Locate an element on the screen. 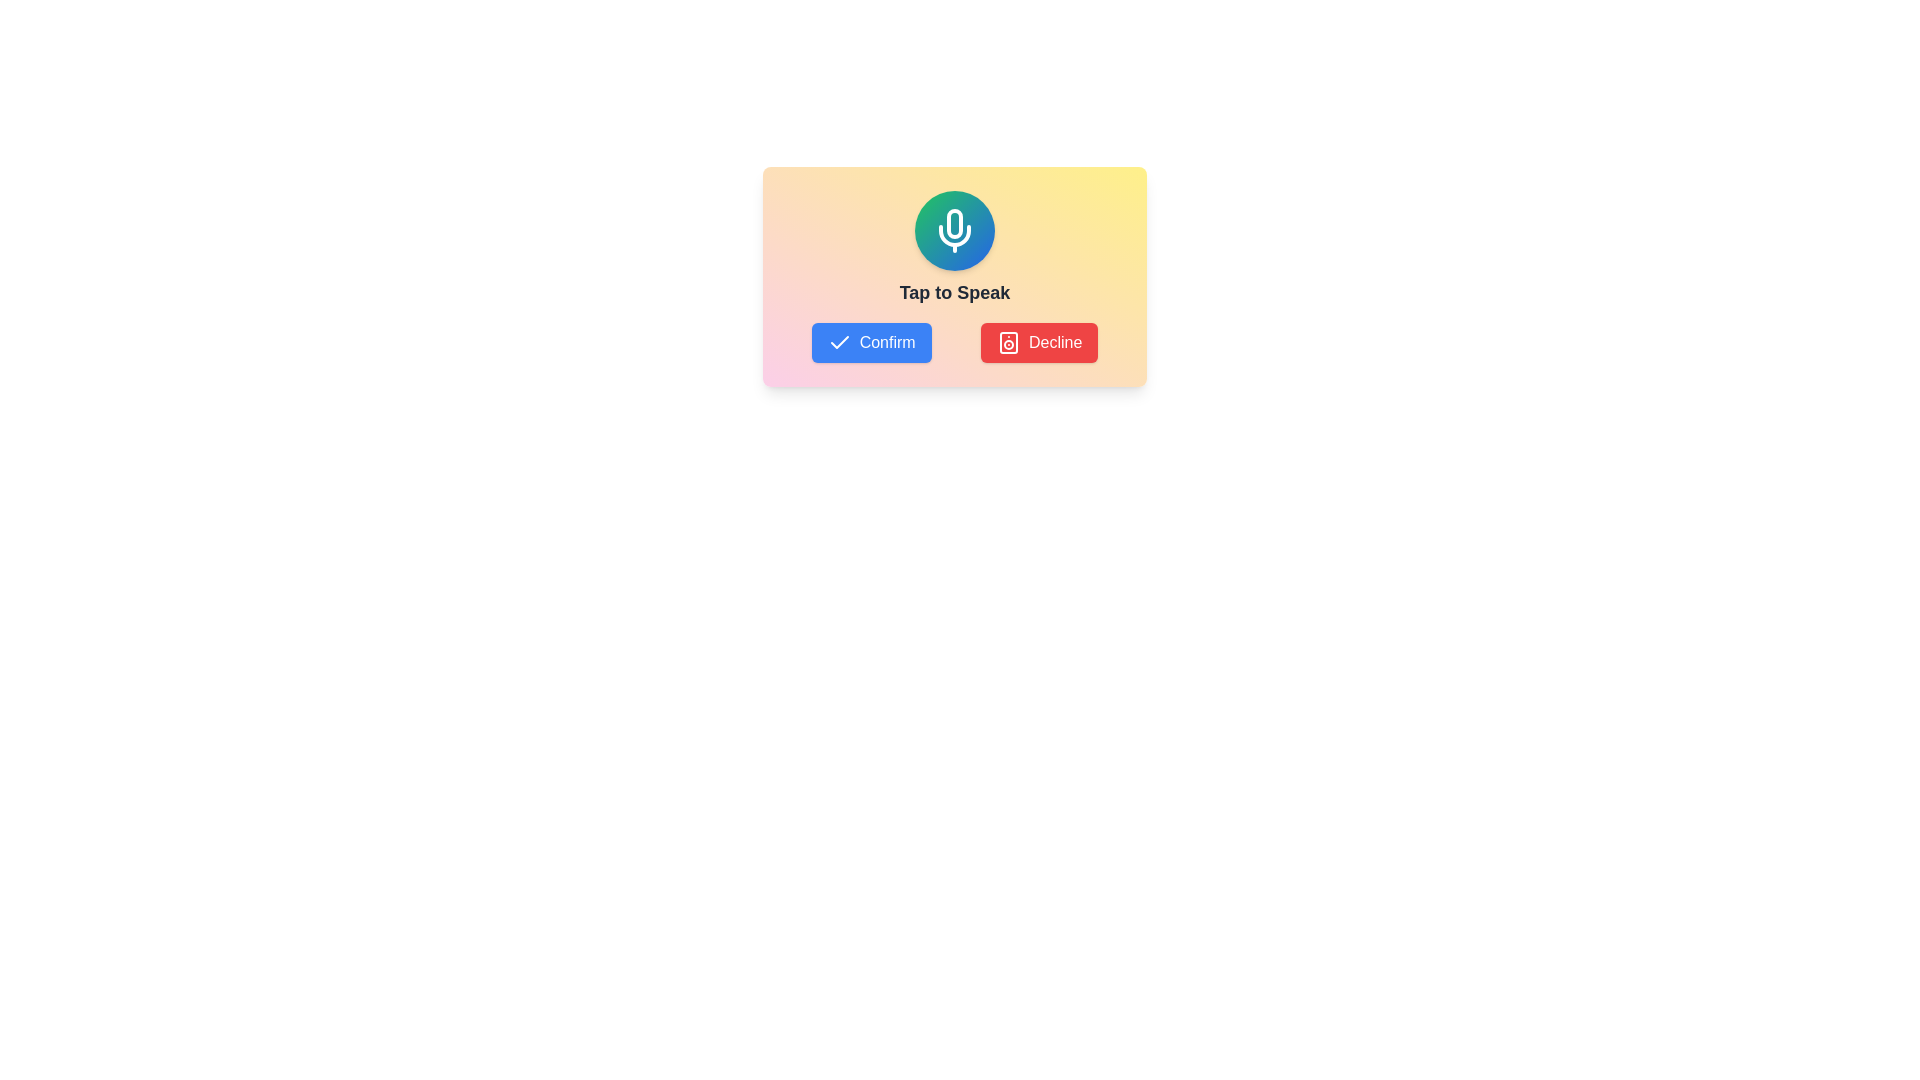 This screenshot has width=1920, height=1080. the narrow, pill-shaped microphone icon located above the 'Tap to Speak' text in the interface is located at coordinates (954, 223).